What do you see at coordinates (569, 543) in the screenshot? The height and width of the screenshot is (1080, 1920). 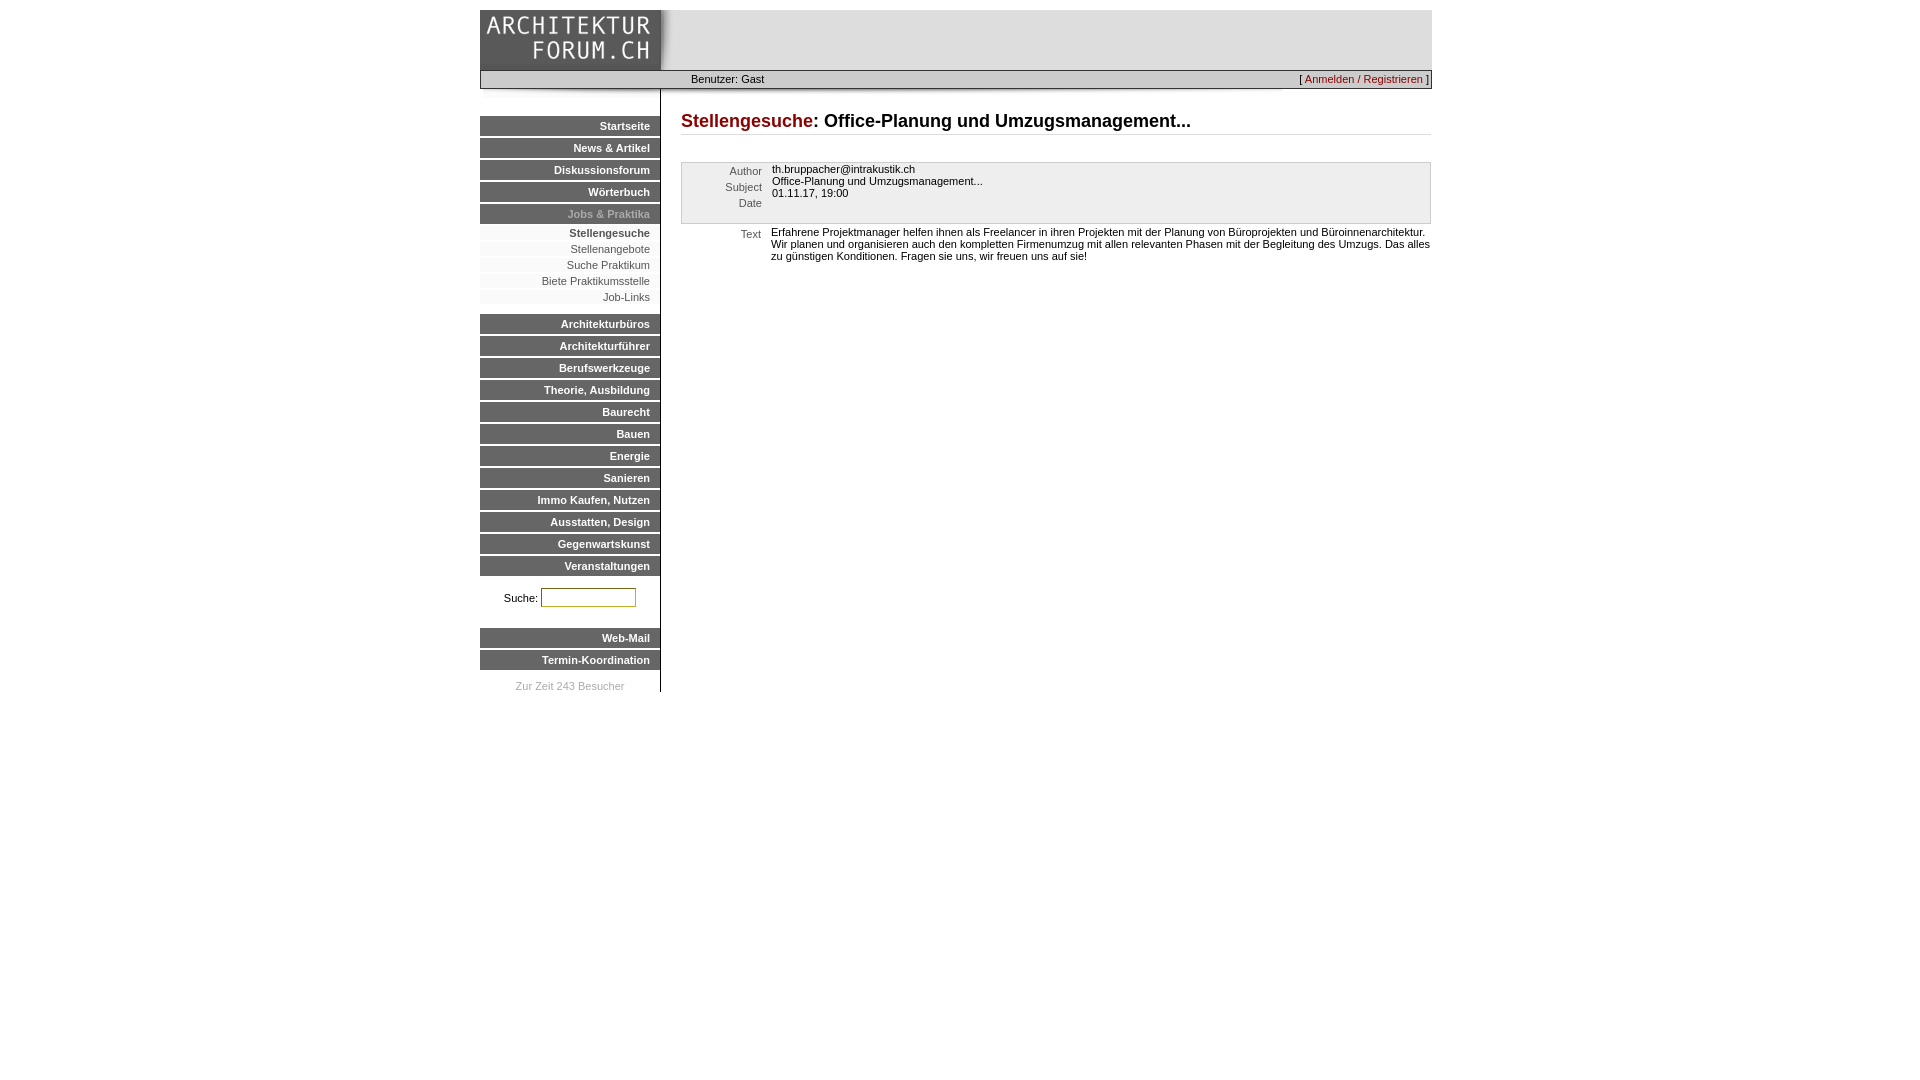 I see `'Gegenwartskunst'` at bounding box center [569, 543].